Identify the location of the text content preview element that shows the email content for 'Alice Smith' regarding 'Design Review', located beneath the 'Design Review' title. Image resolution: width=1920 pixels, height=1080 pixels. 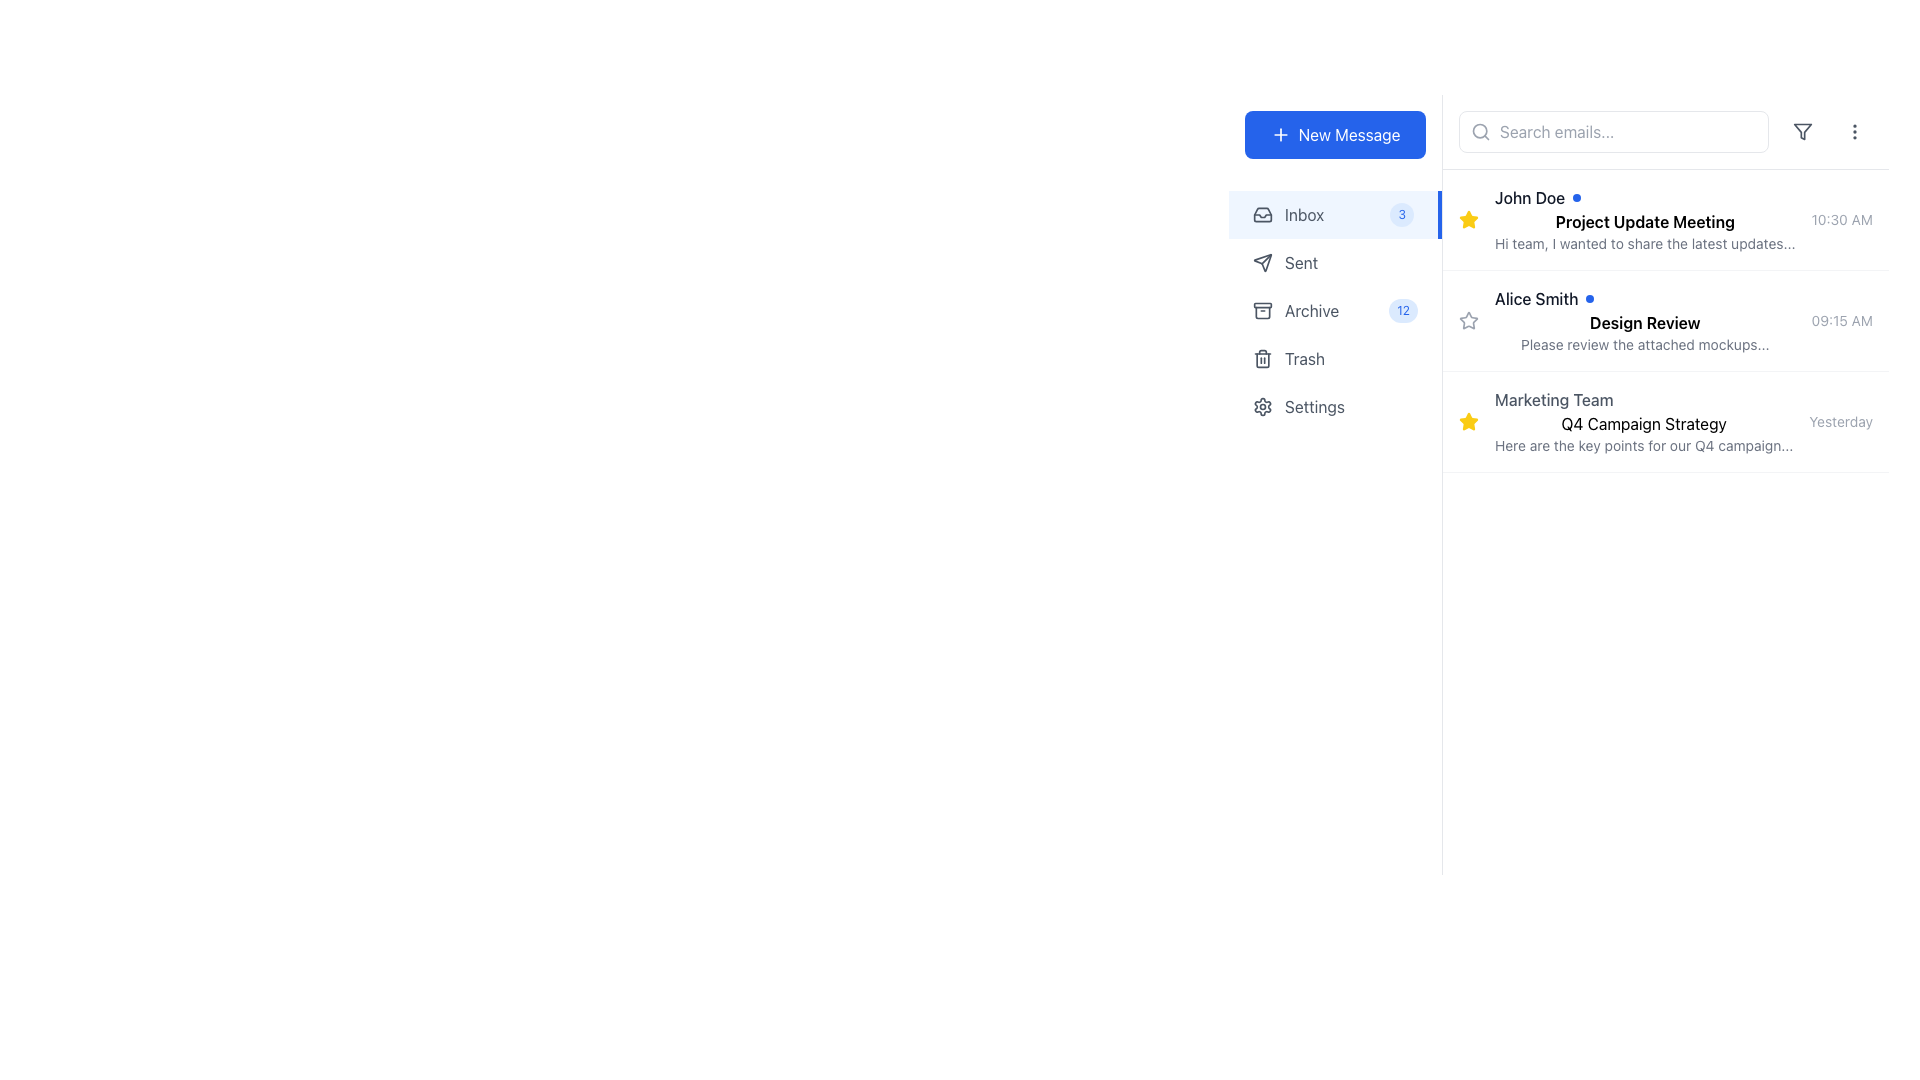
(1645, 343).